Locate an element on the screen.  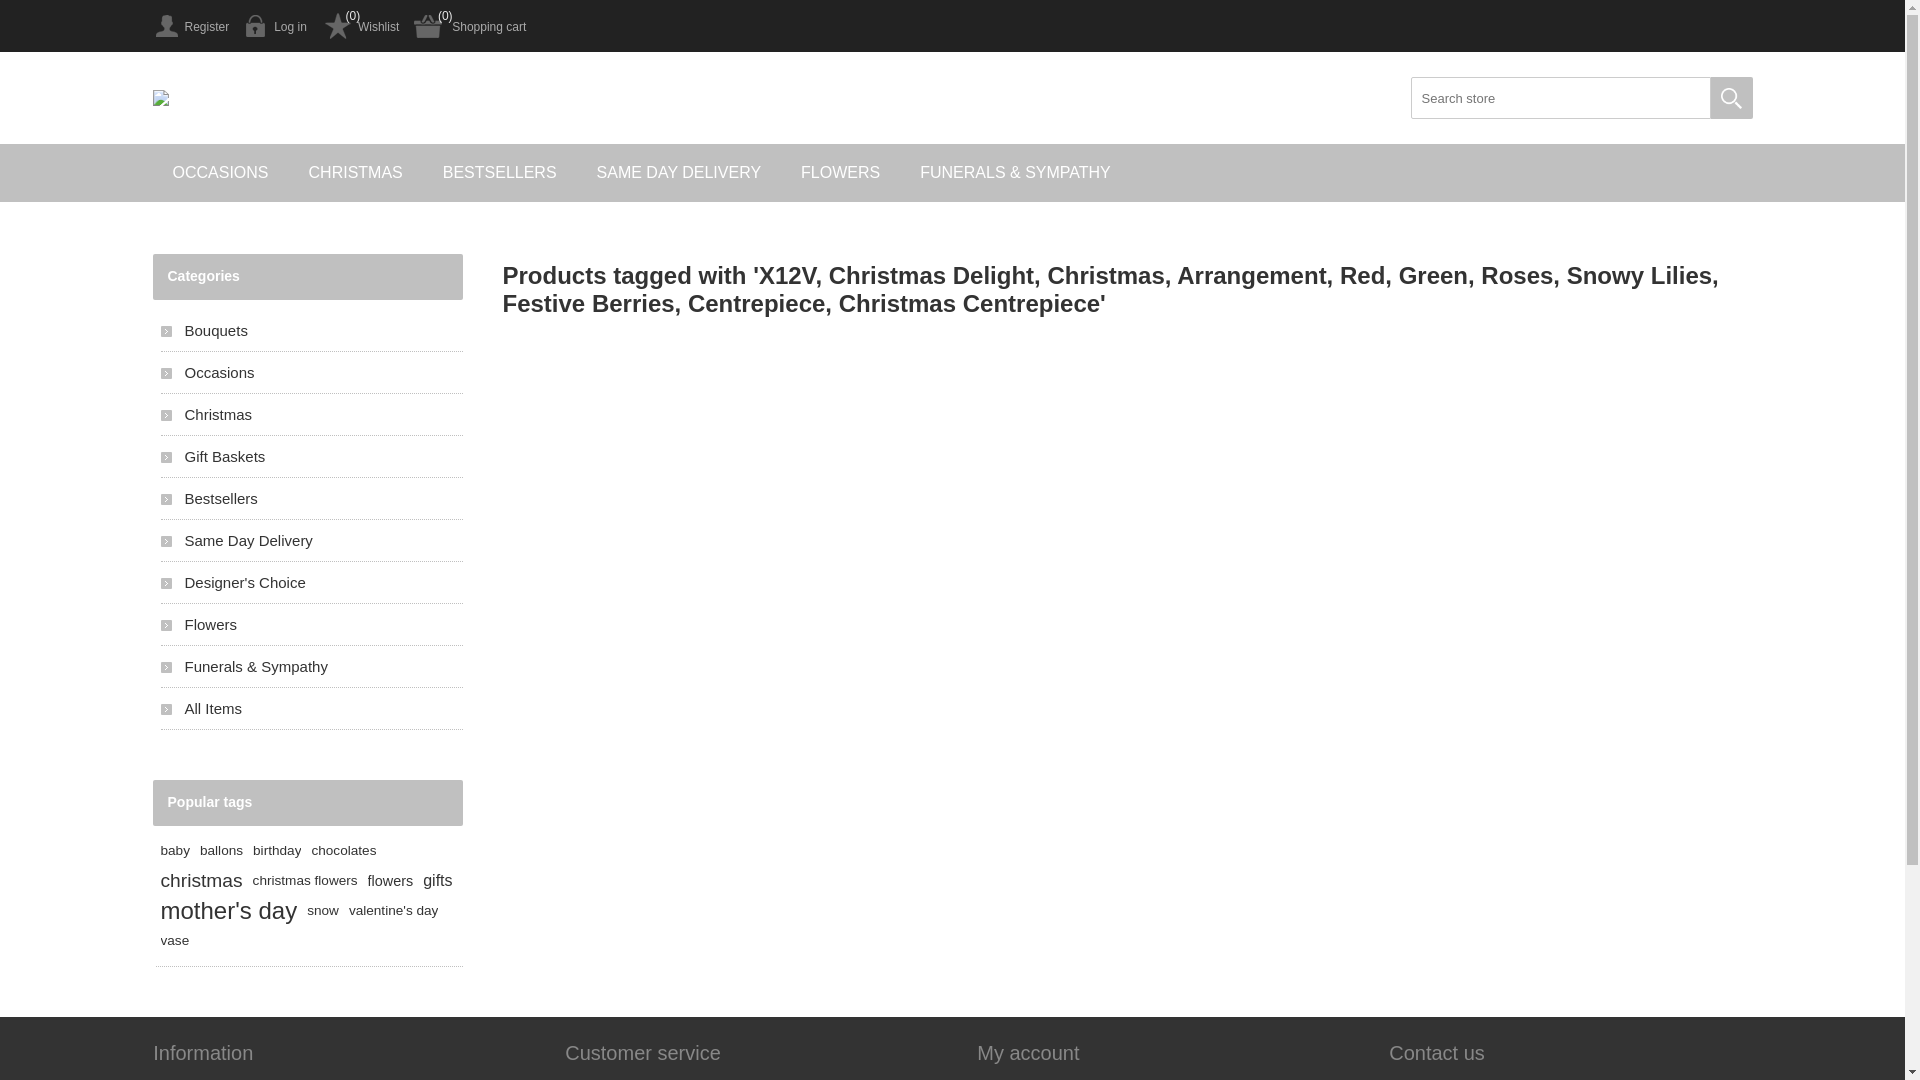
'Search' is located at coordinates (1708, 97).